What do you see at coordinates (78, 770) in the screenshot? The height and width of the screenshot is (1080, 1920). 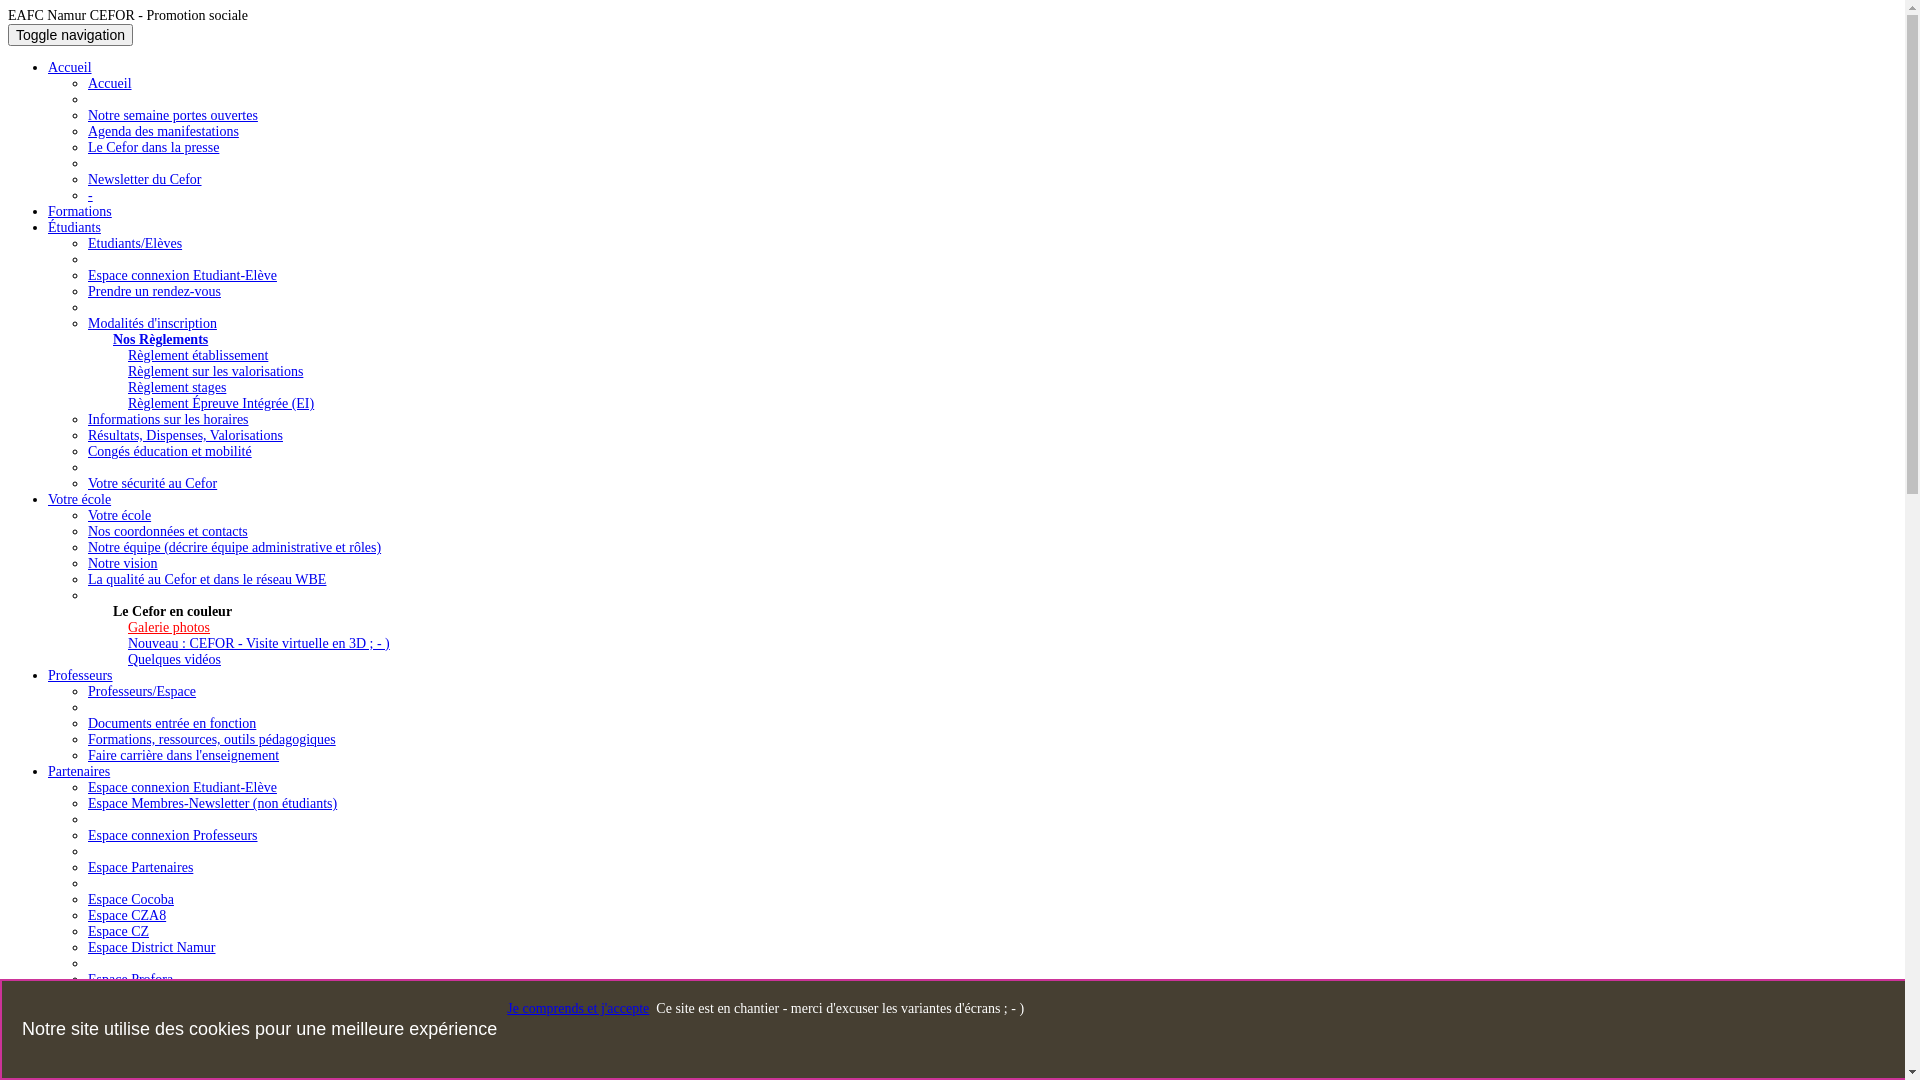 I see `'Partenaires'` at bounding box center [78, 770].